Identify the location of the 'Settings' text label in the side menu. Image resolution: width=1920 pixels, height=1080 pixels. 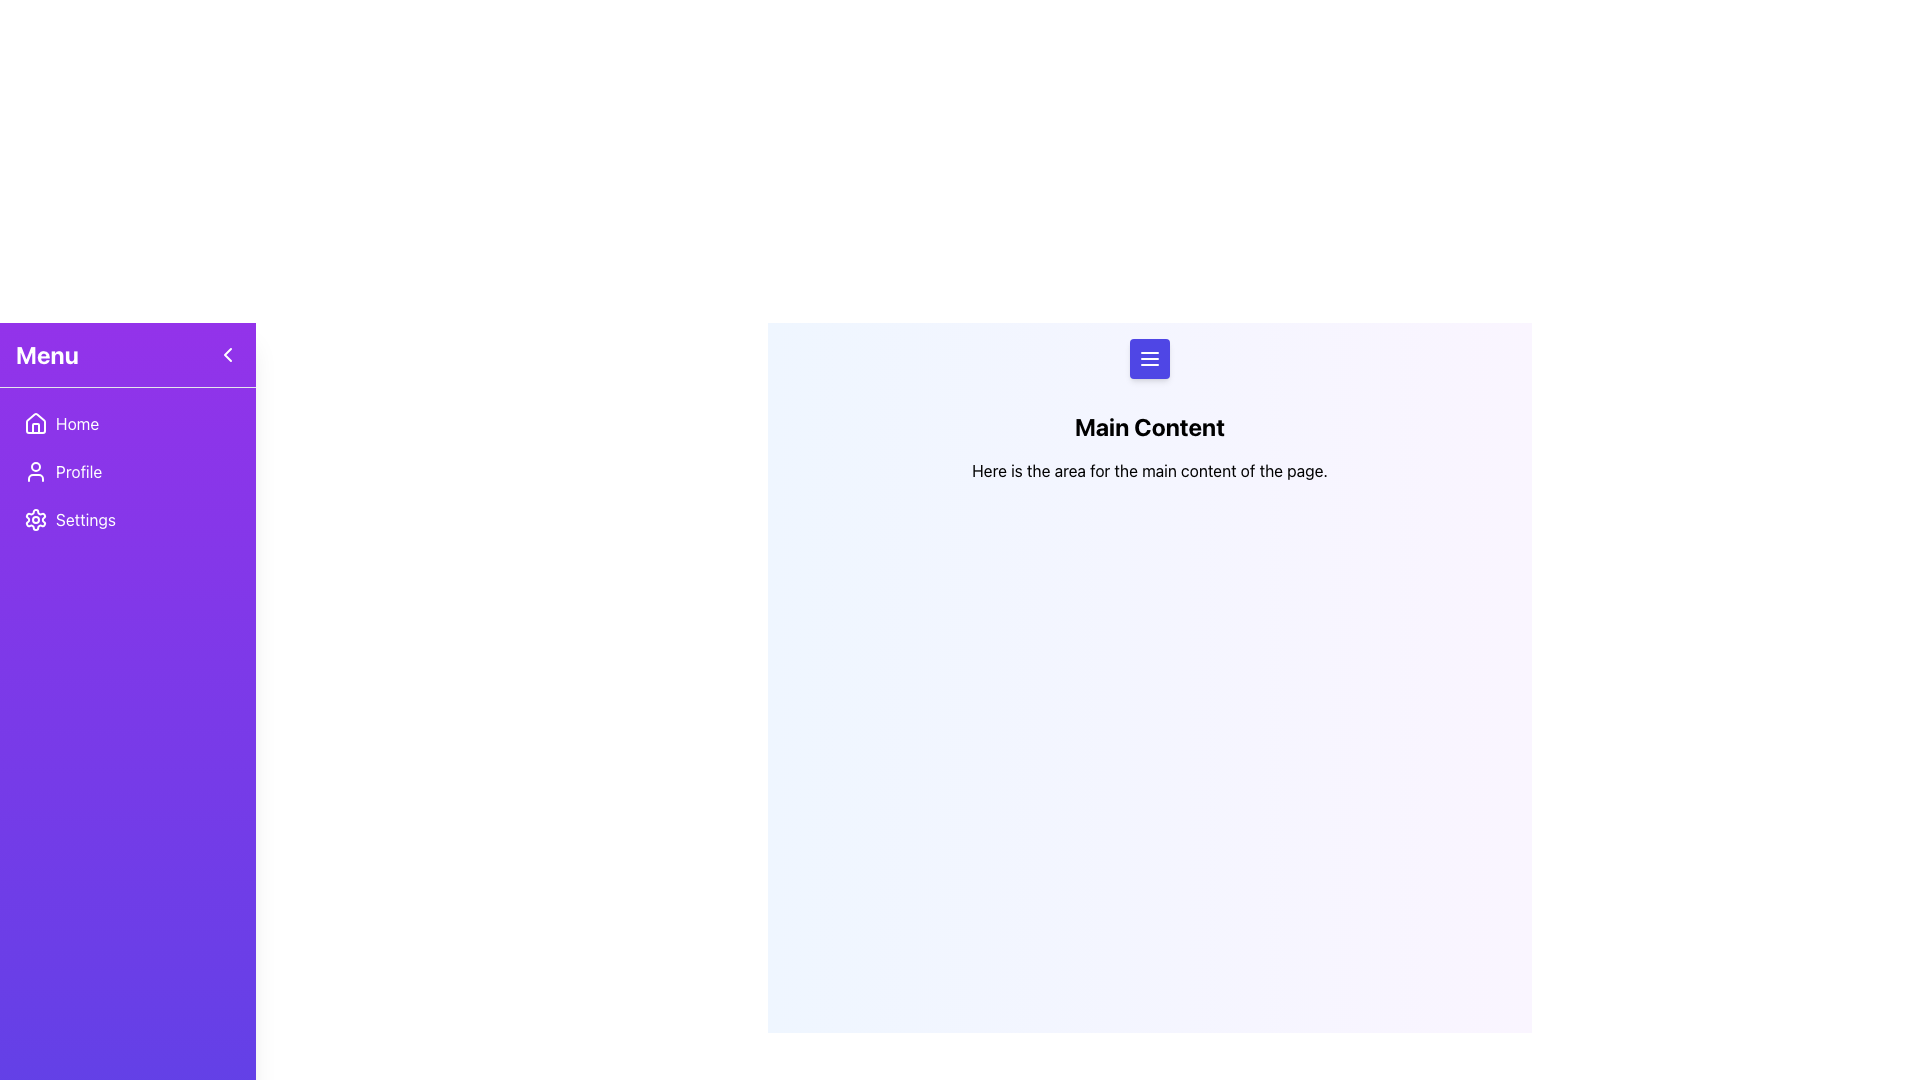
(85, 519).